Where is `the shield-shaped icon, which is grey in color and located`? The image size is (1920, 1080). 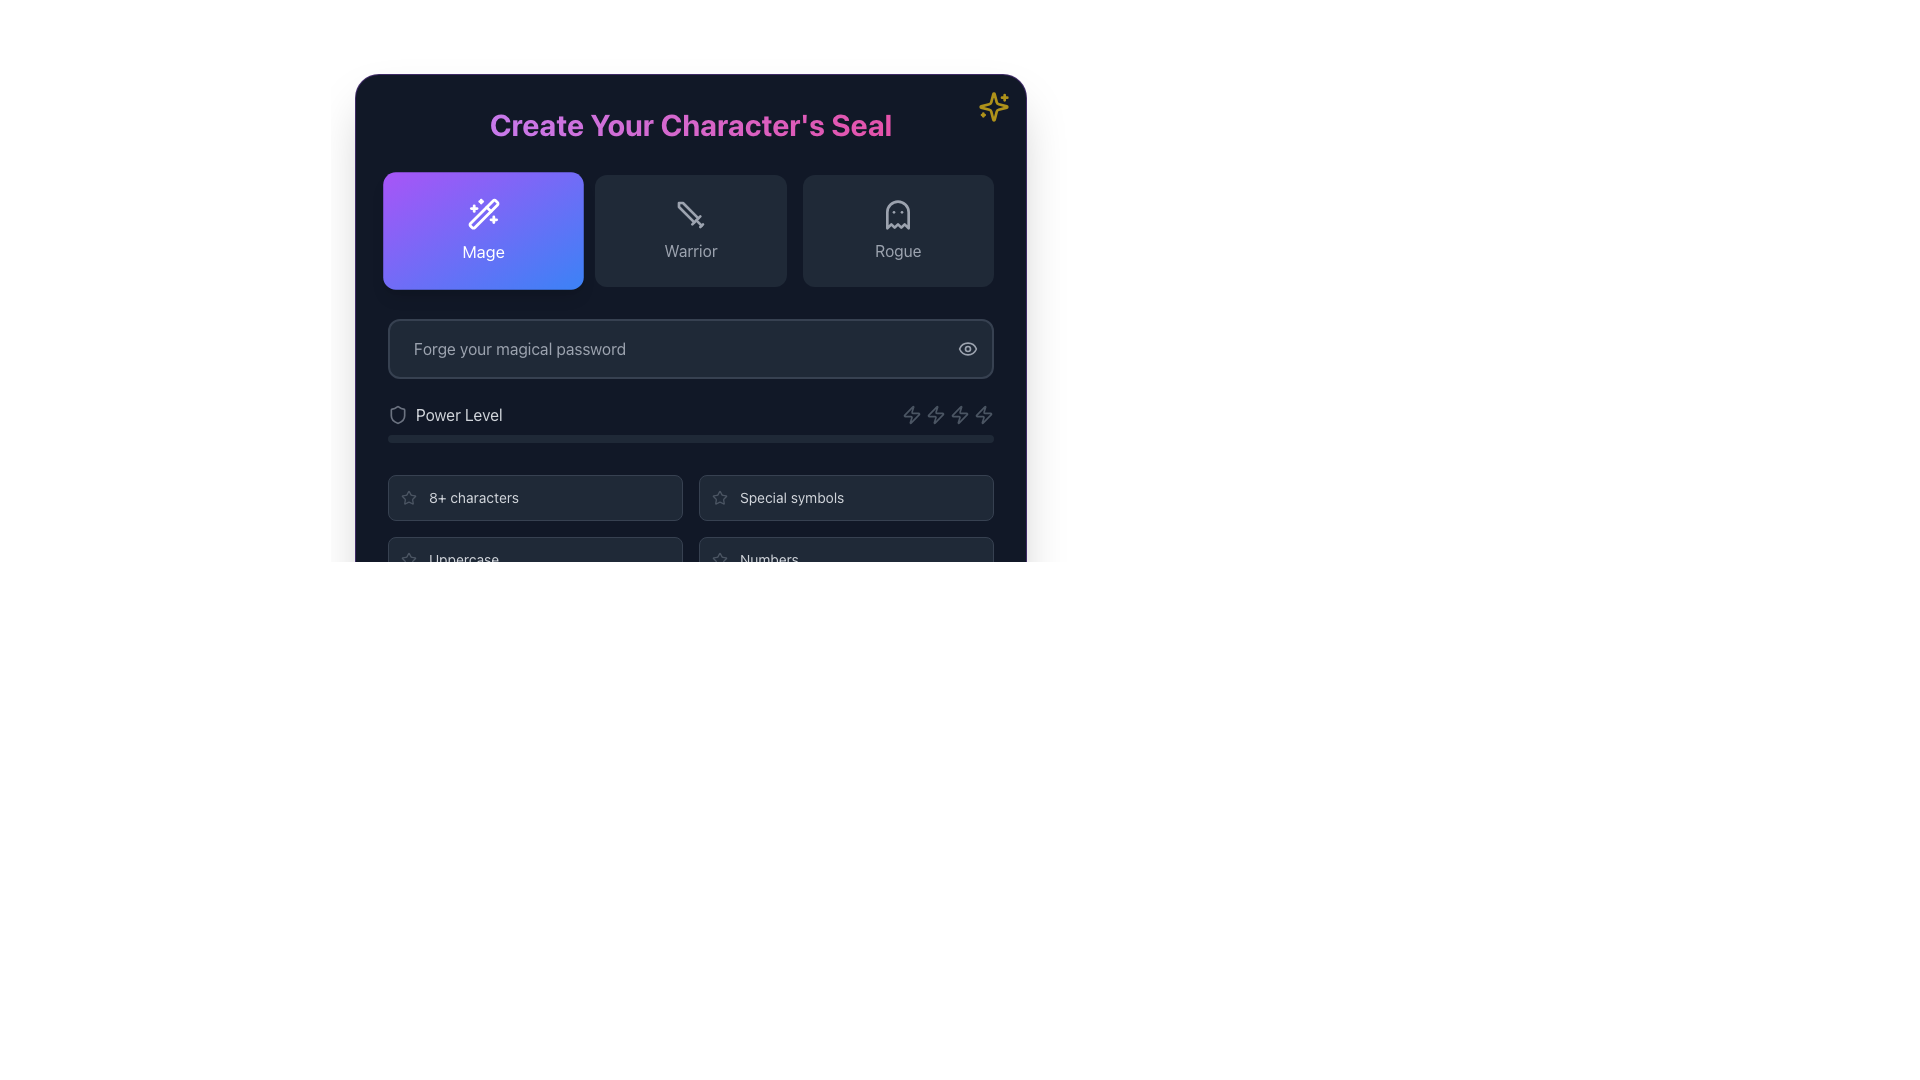 the shield-shaped icon, which is grey in color and located is located at coordinates (398, 414).